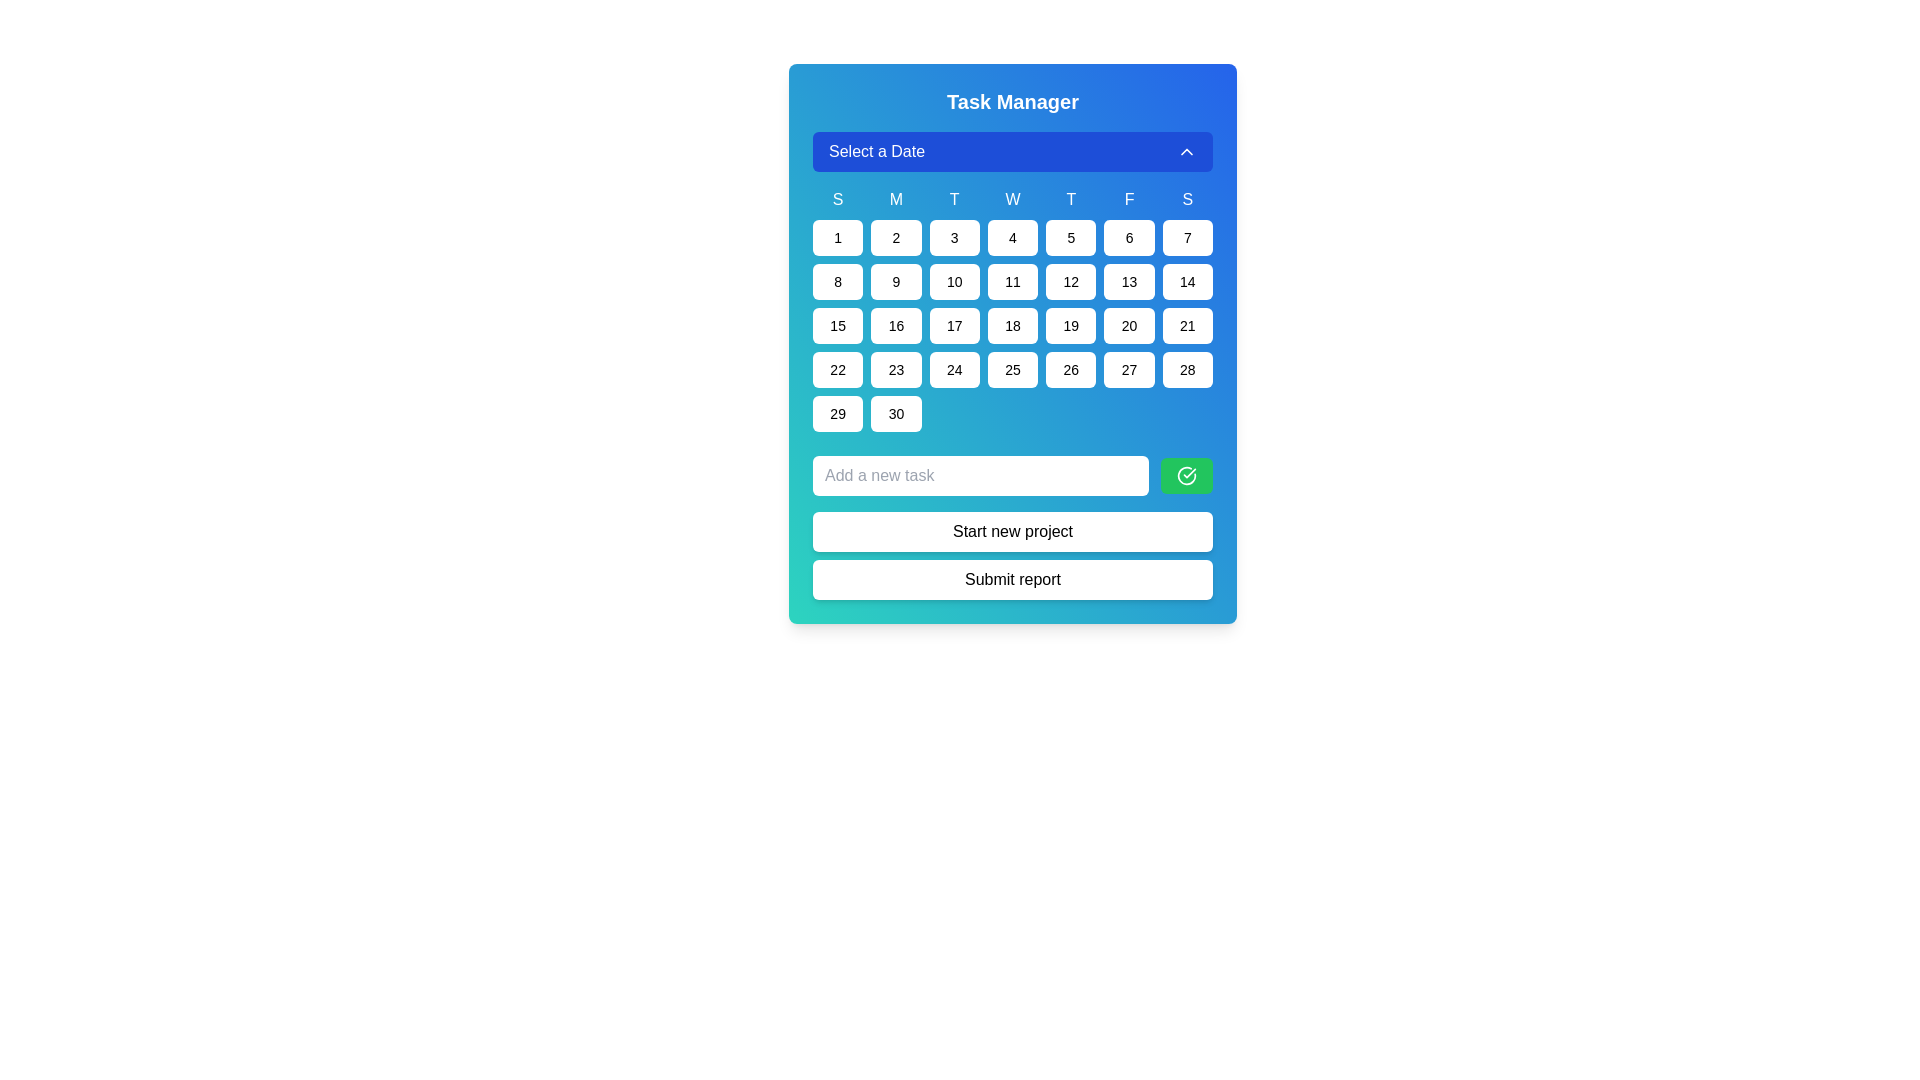  I want to click on the green circular button with a white check icon, located to the right of the 'Add a new task' text input field, to trigger its hover effects, so click(1186, 475).